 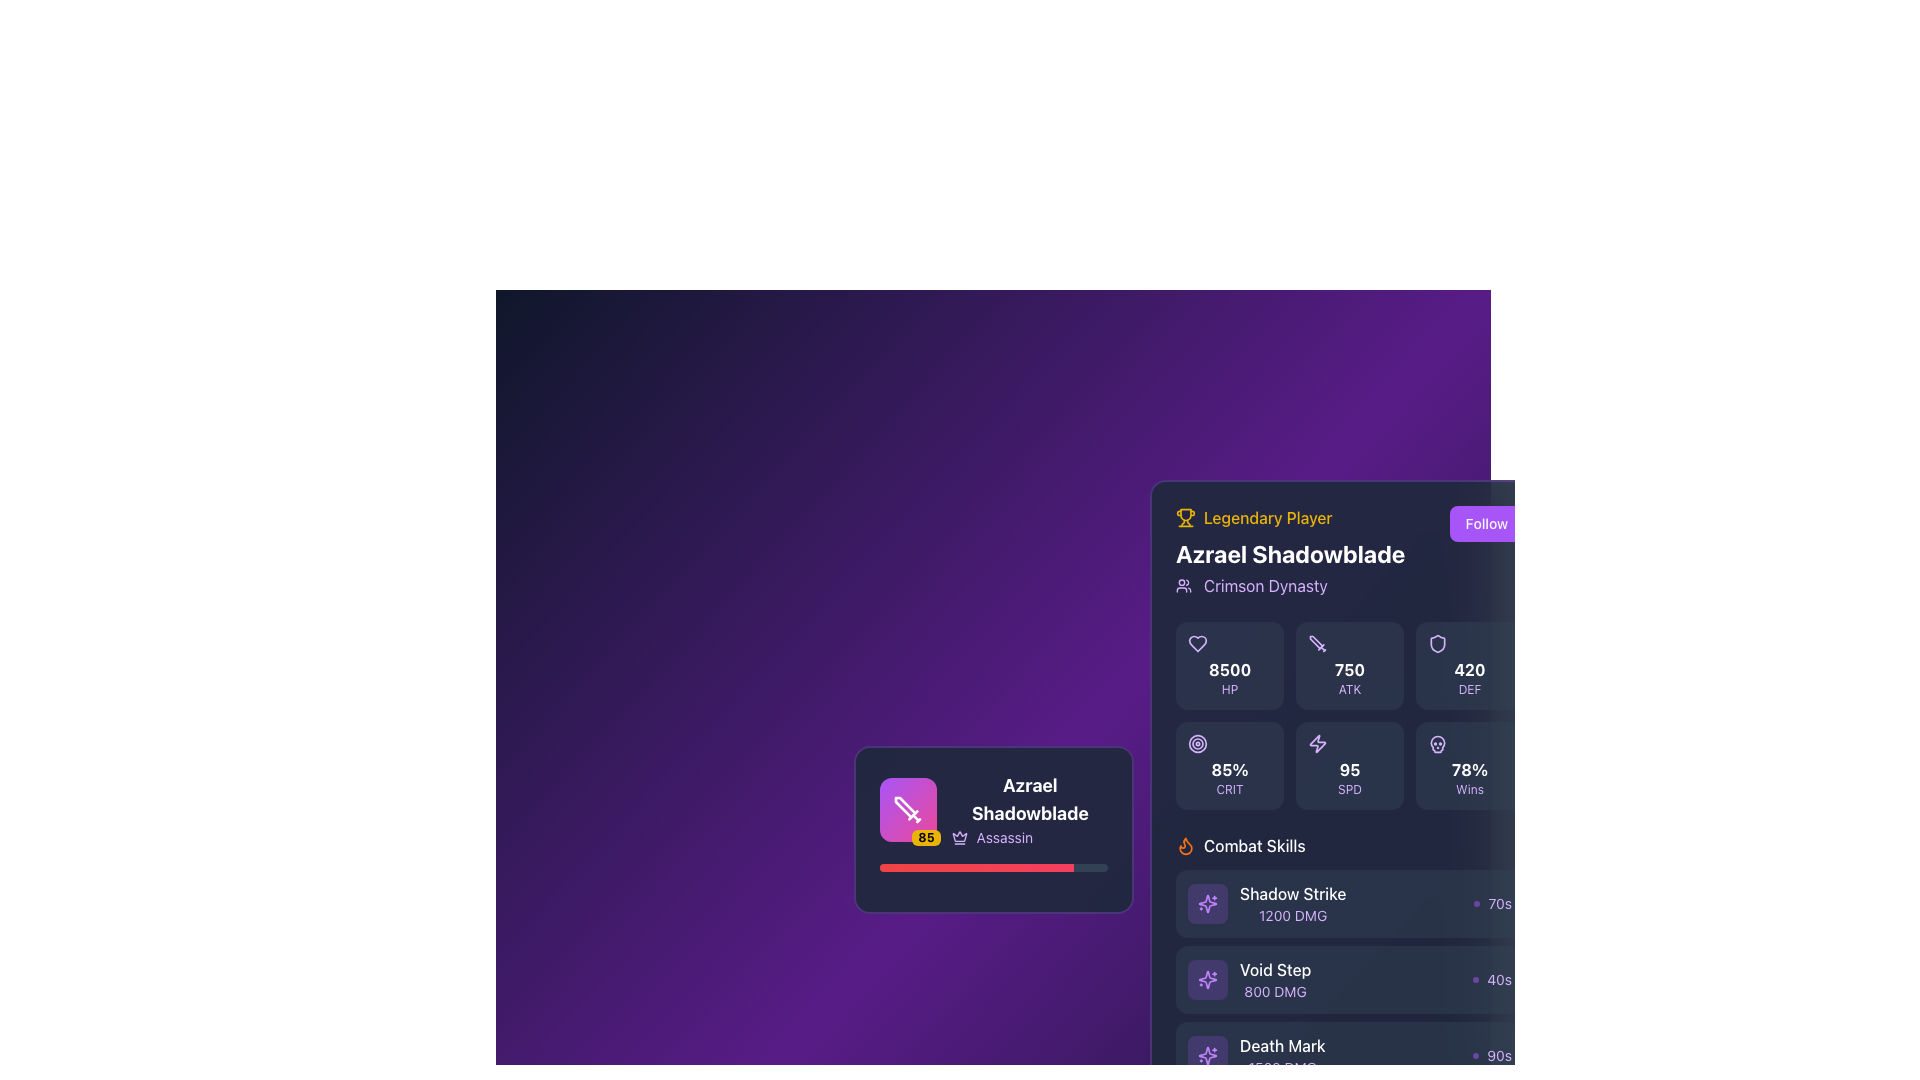 I want to click on information displayed in the small, purple-colored text label showing '1200 DMG', located beneath 'Shadow Strike' in the right panel under the 'Combat Skills' header, so click(x=1292, y=915).